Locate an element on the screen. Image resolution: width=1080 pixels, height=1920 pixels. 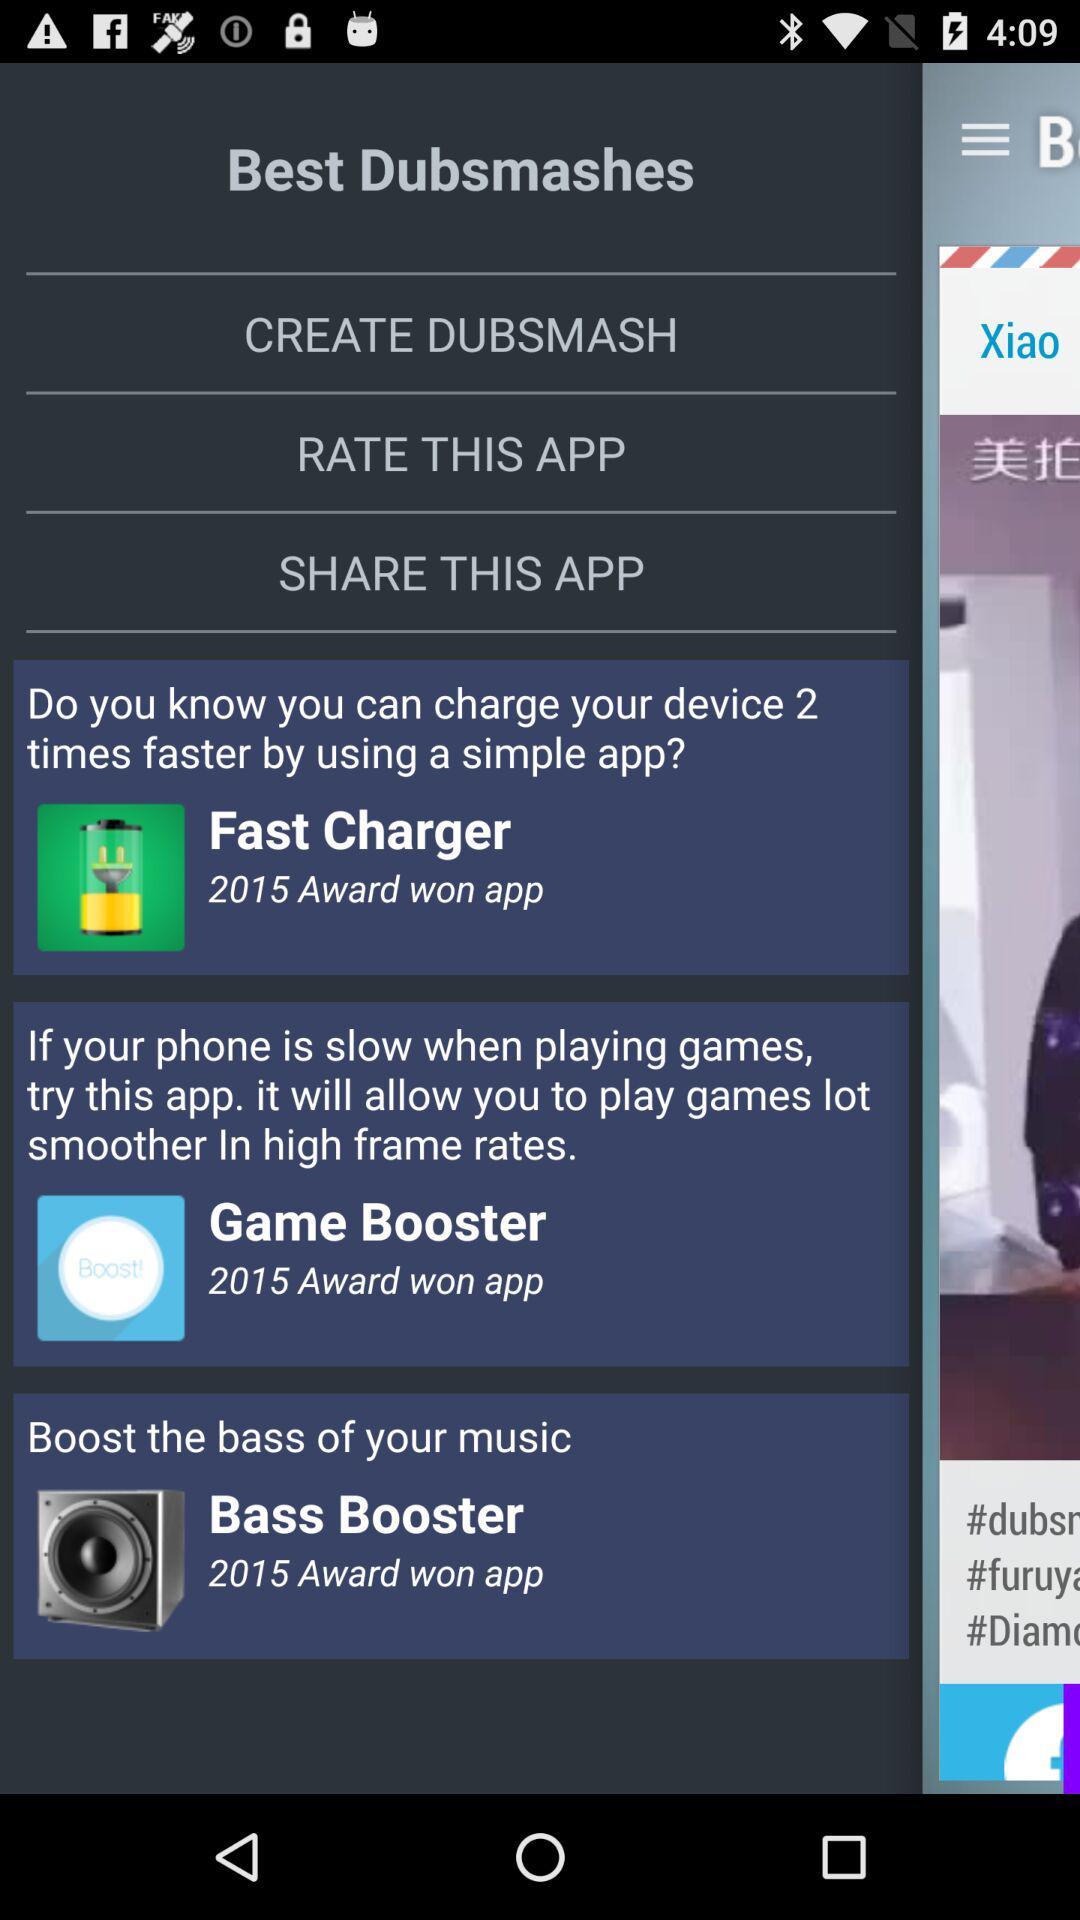
the app to the right of create dubsmash item is located at coordinates (1009, 256).